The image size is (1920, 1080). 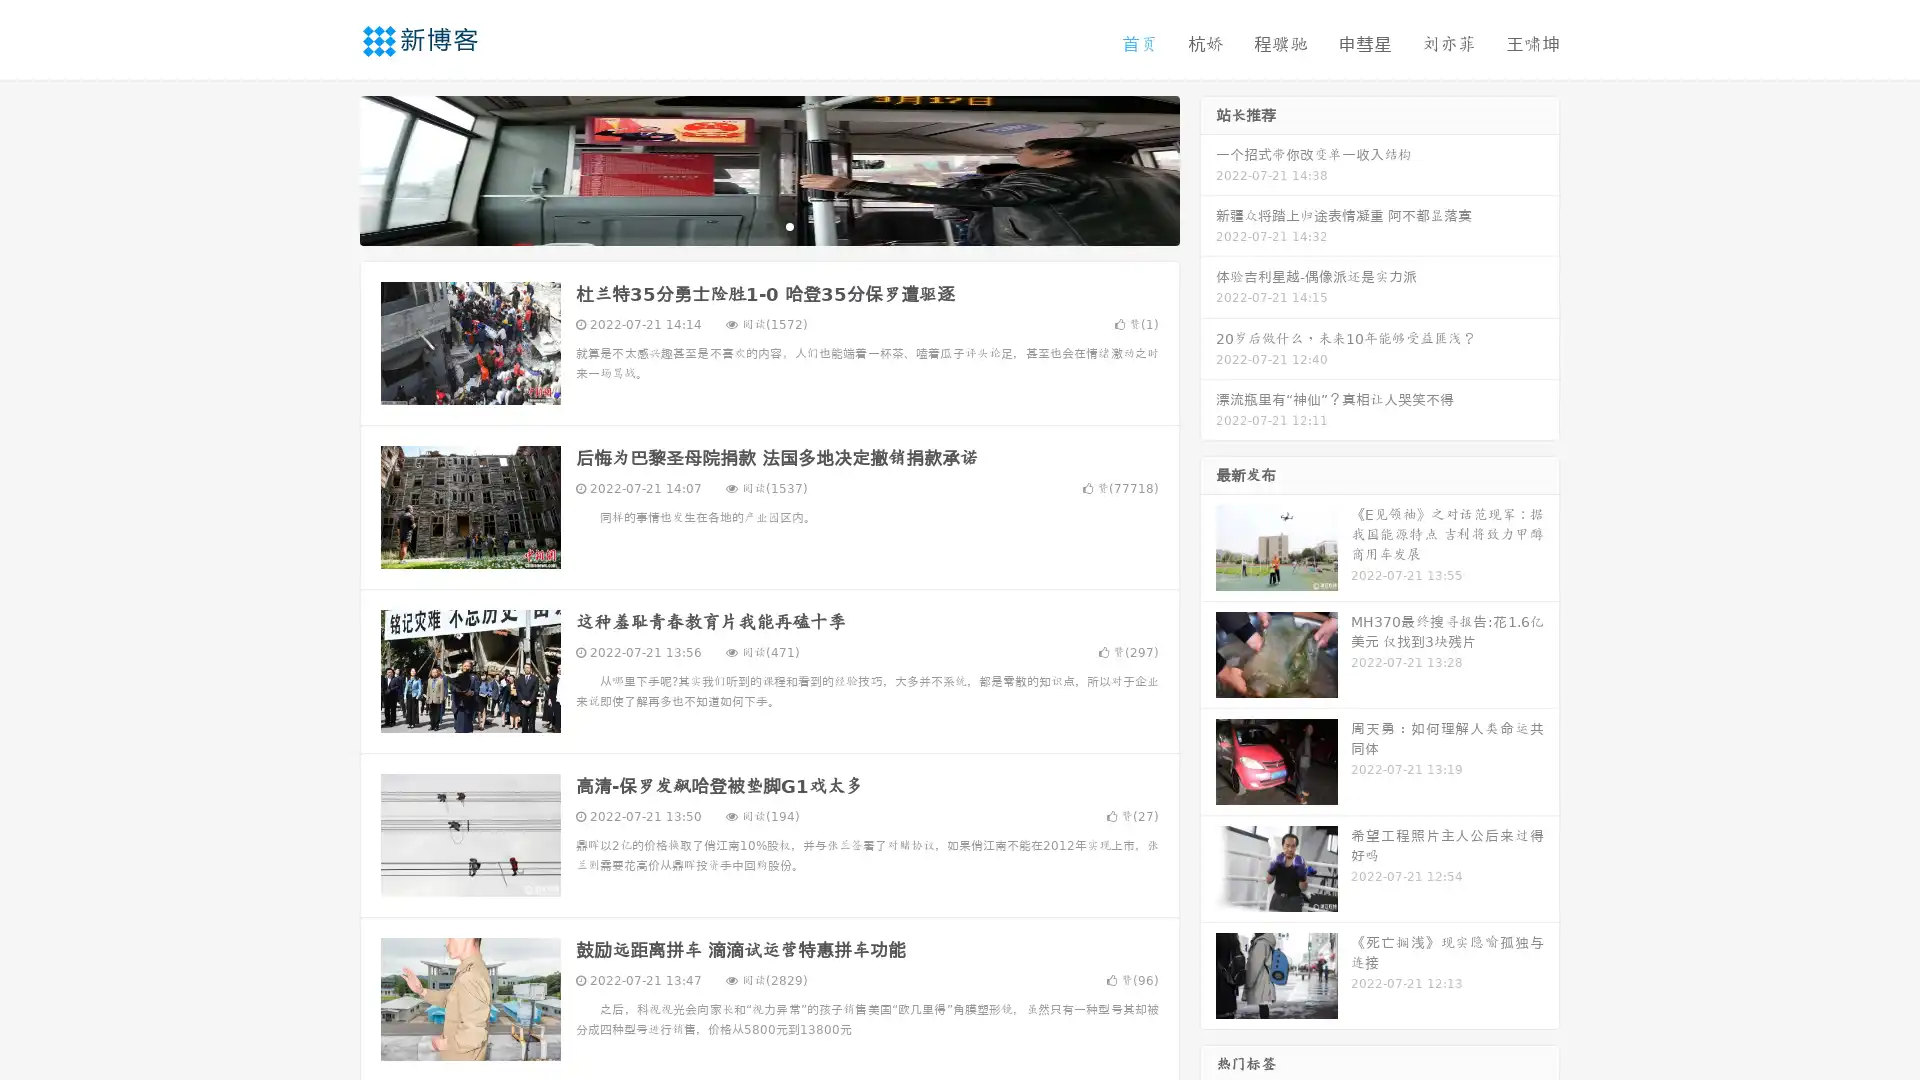 I want to click on Previous slide, so click(x=330, y=168).